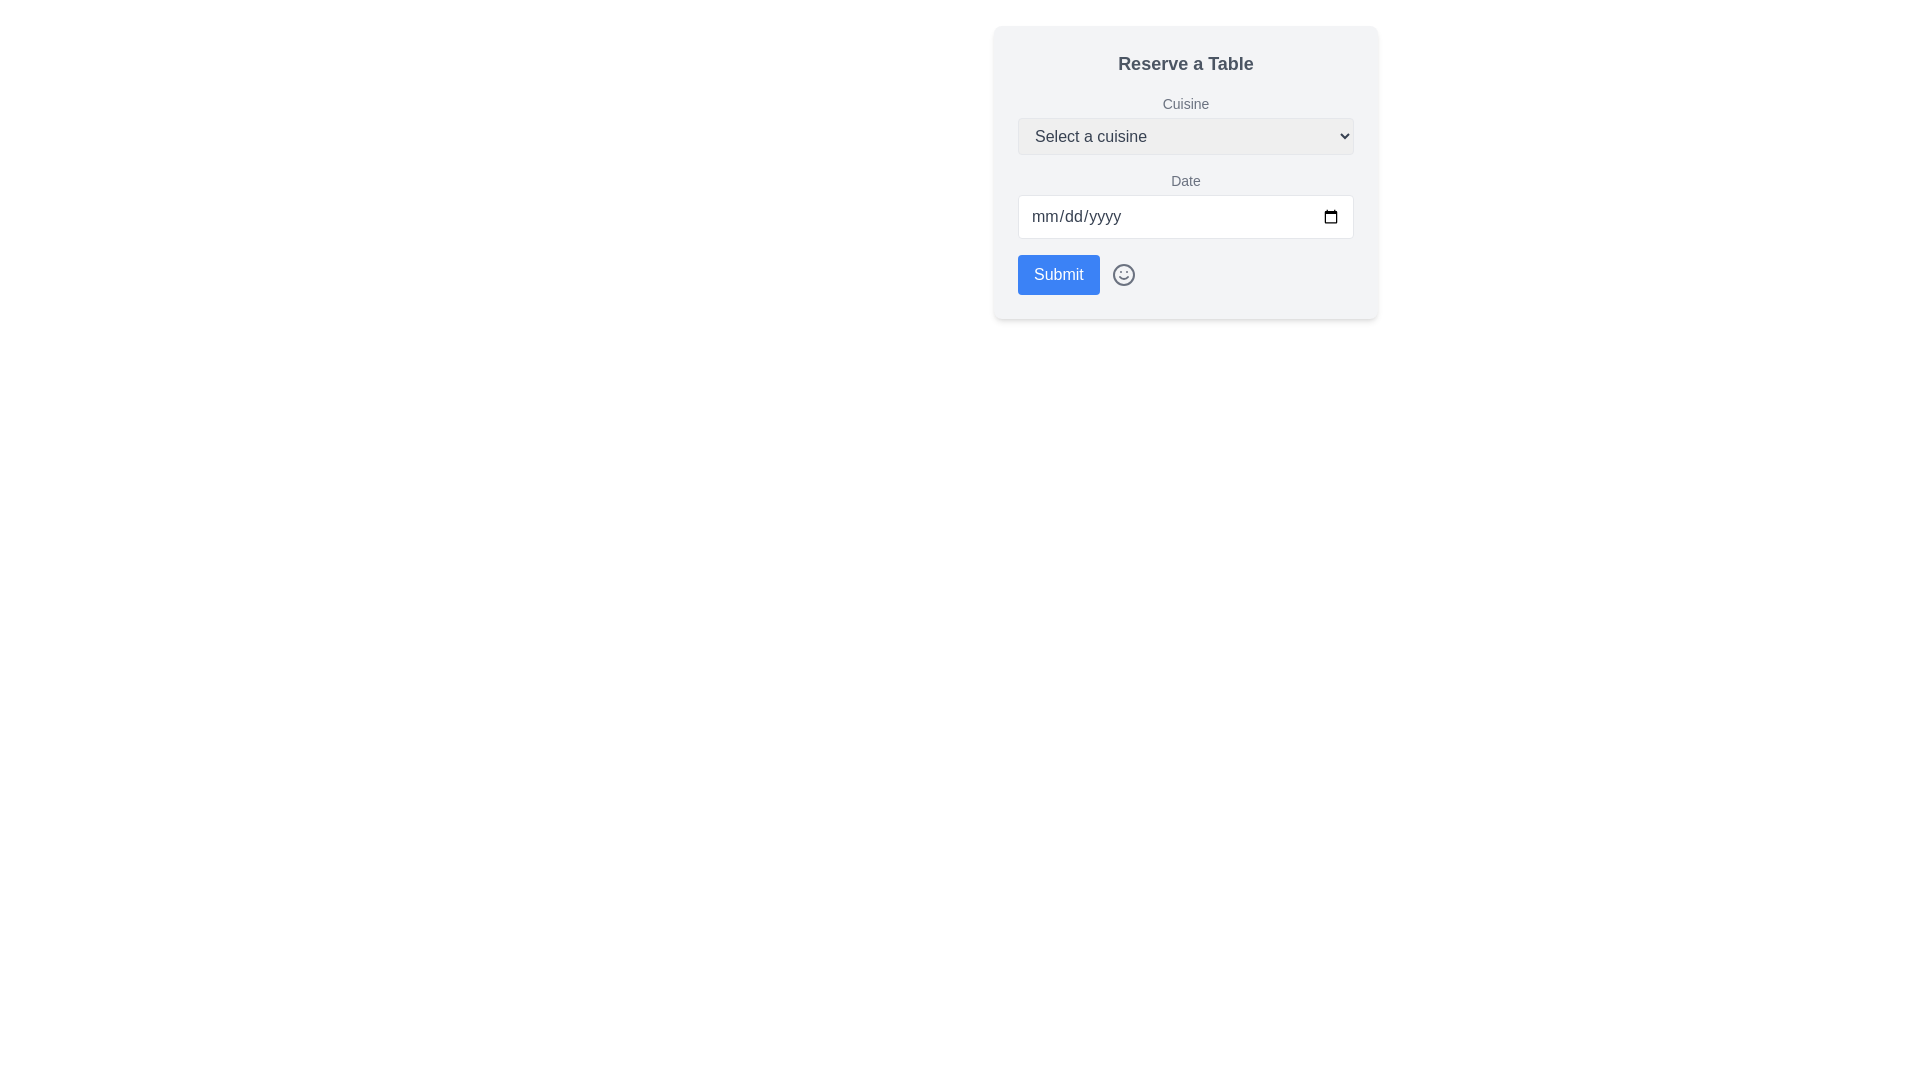 This screenshot has height=1080, width=1920. Describe the element at coordinates (1123, 274) in the screenshot. I see `the decorative SVG circle that is part of the smiley face graphic, located to the right of the 'Submit' button in a reservation form` at that location.